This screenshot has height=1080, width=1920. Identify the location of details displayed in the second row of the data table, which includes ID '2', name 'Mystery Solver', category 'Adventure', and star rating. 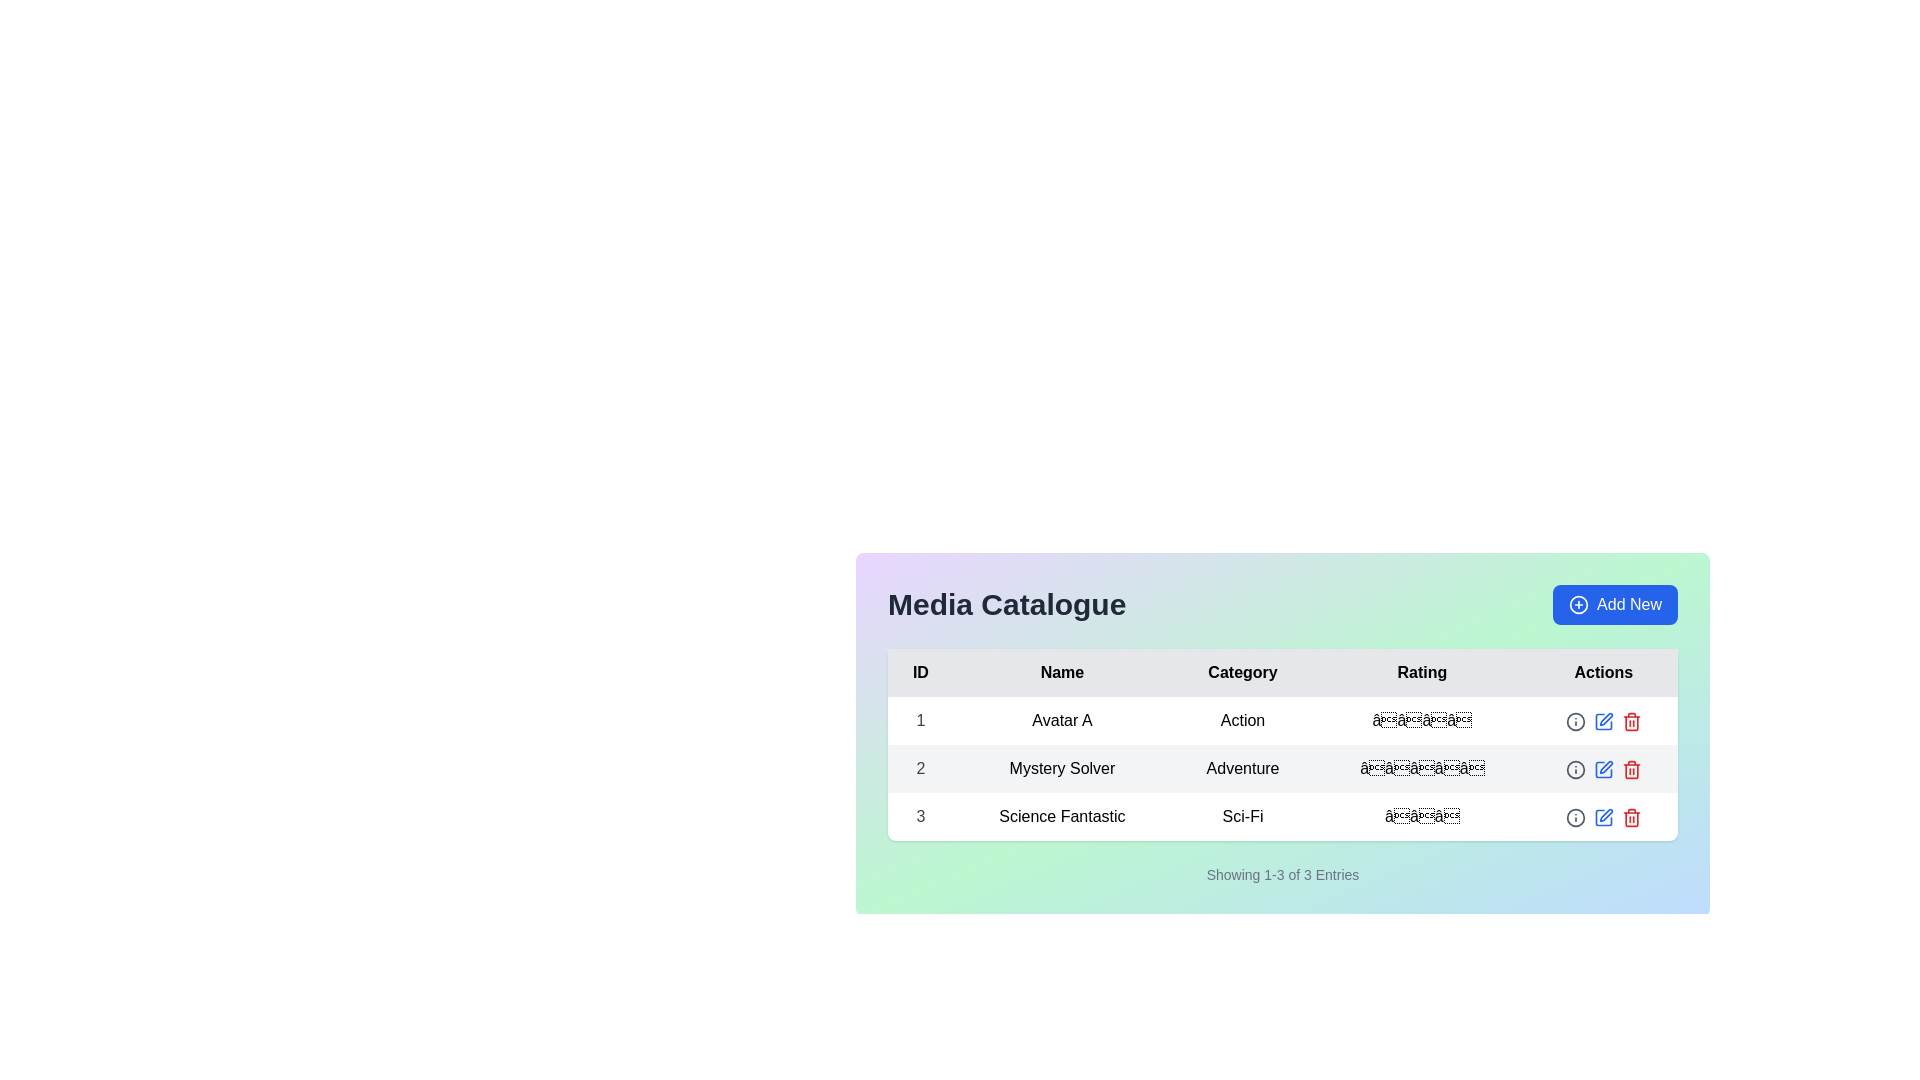
(1282, 767).